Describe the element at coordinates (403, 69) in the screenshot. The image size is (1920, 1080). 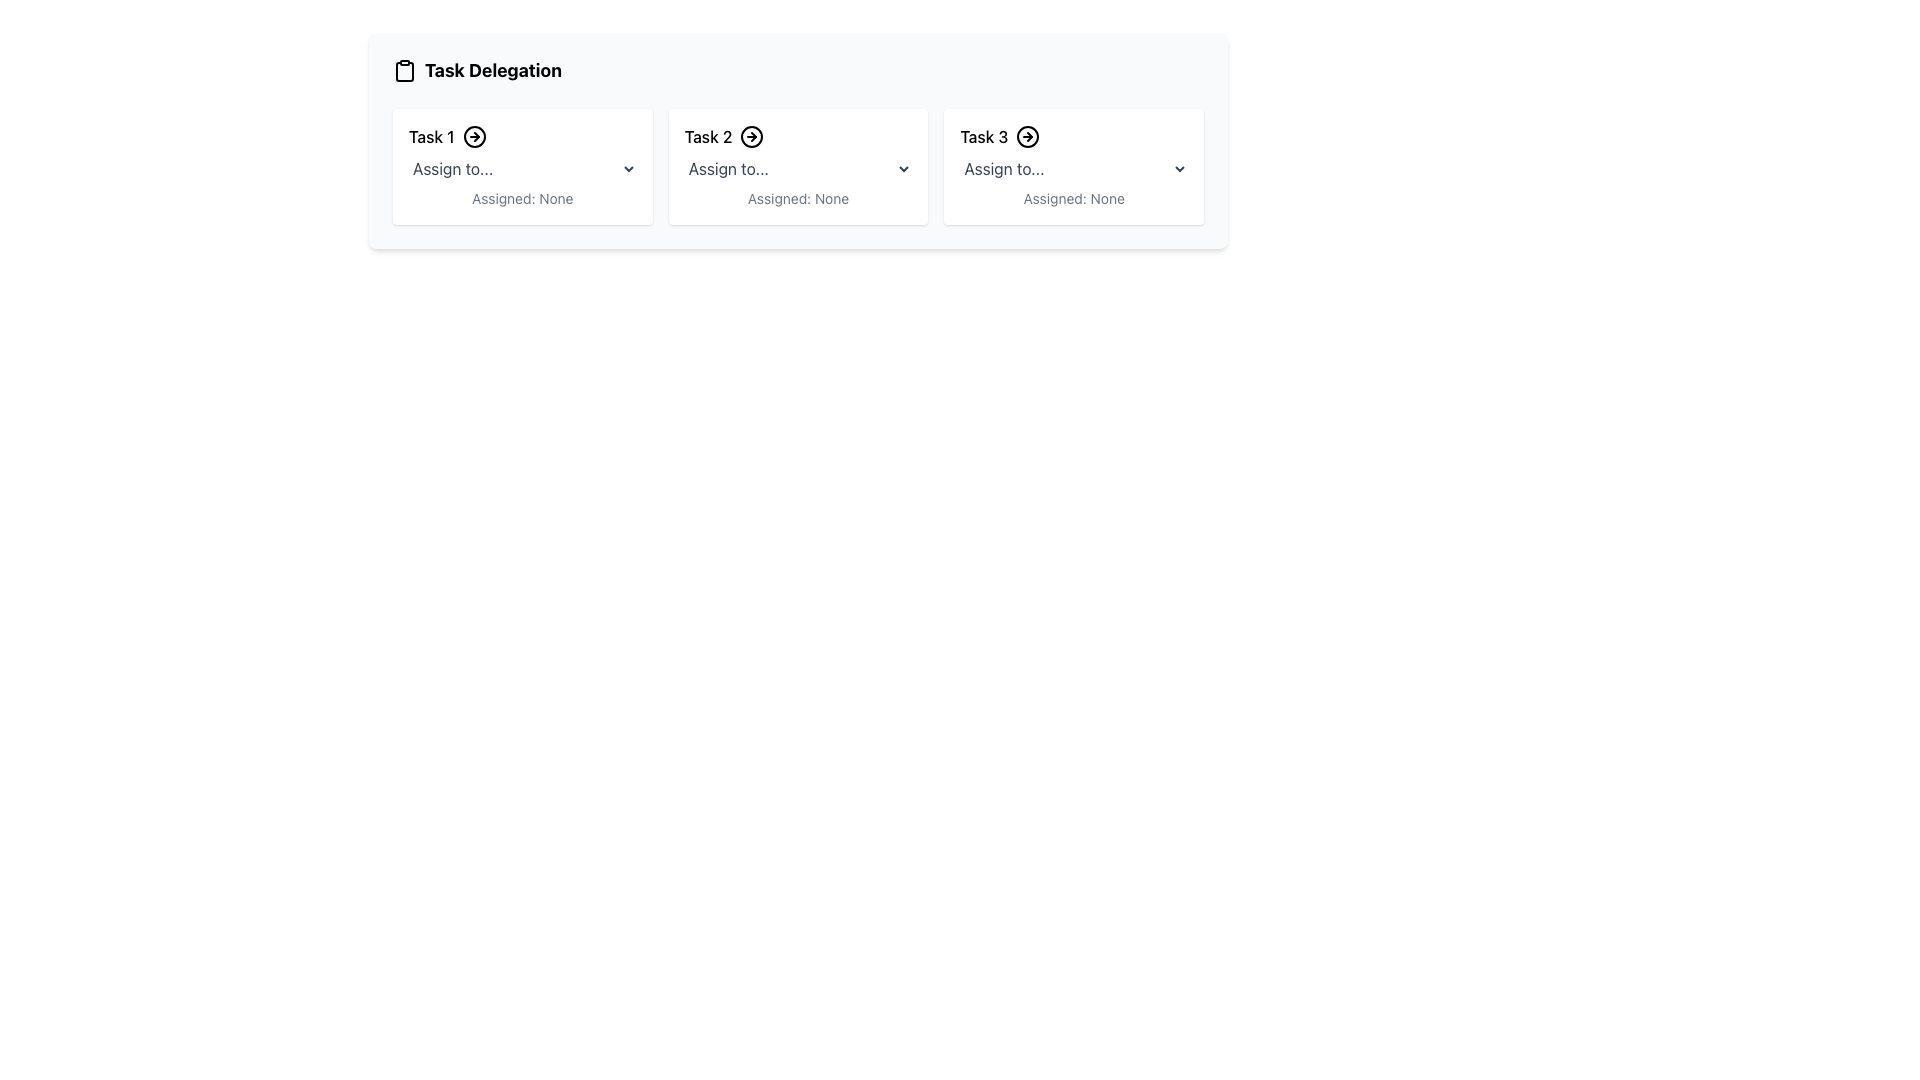
I see `the icon located at the far left of the 'Task Delegation' header` at that location.